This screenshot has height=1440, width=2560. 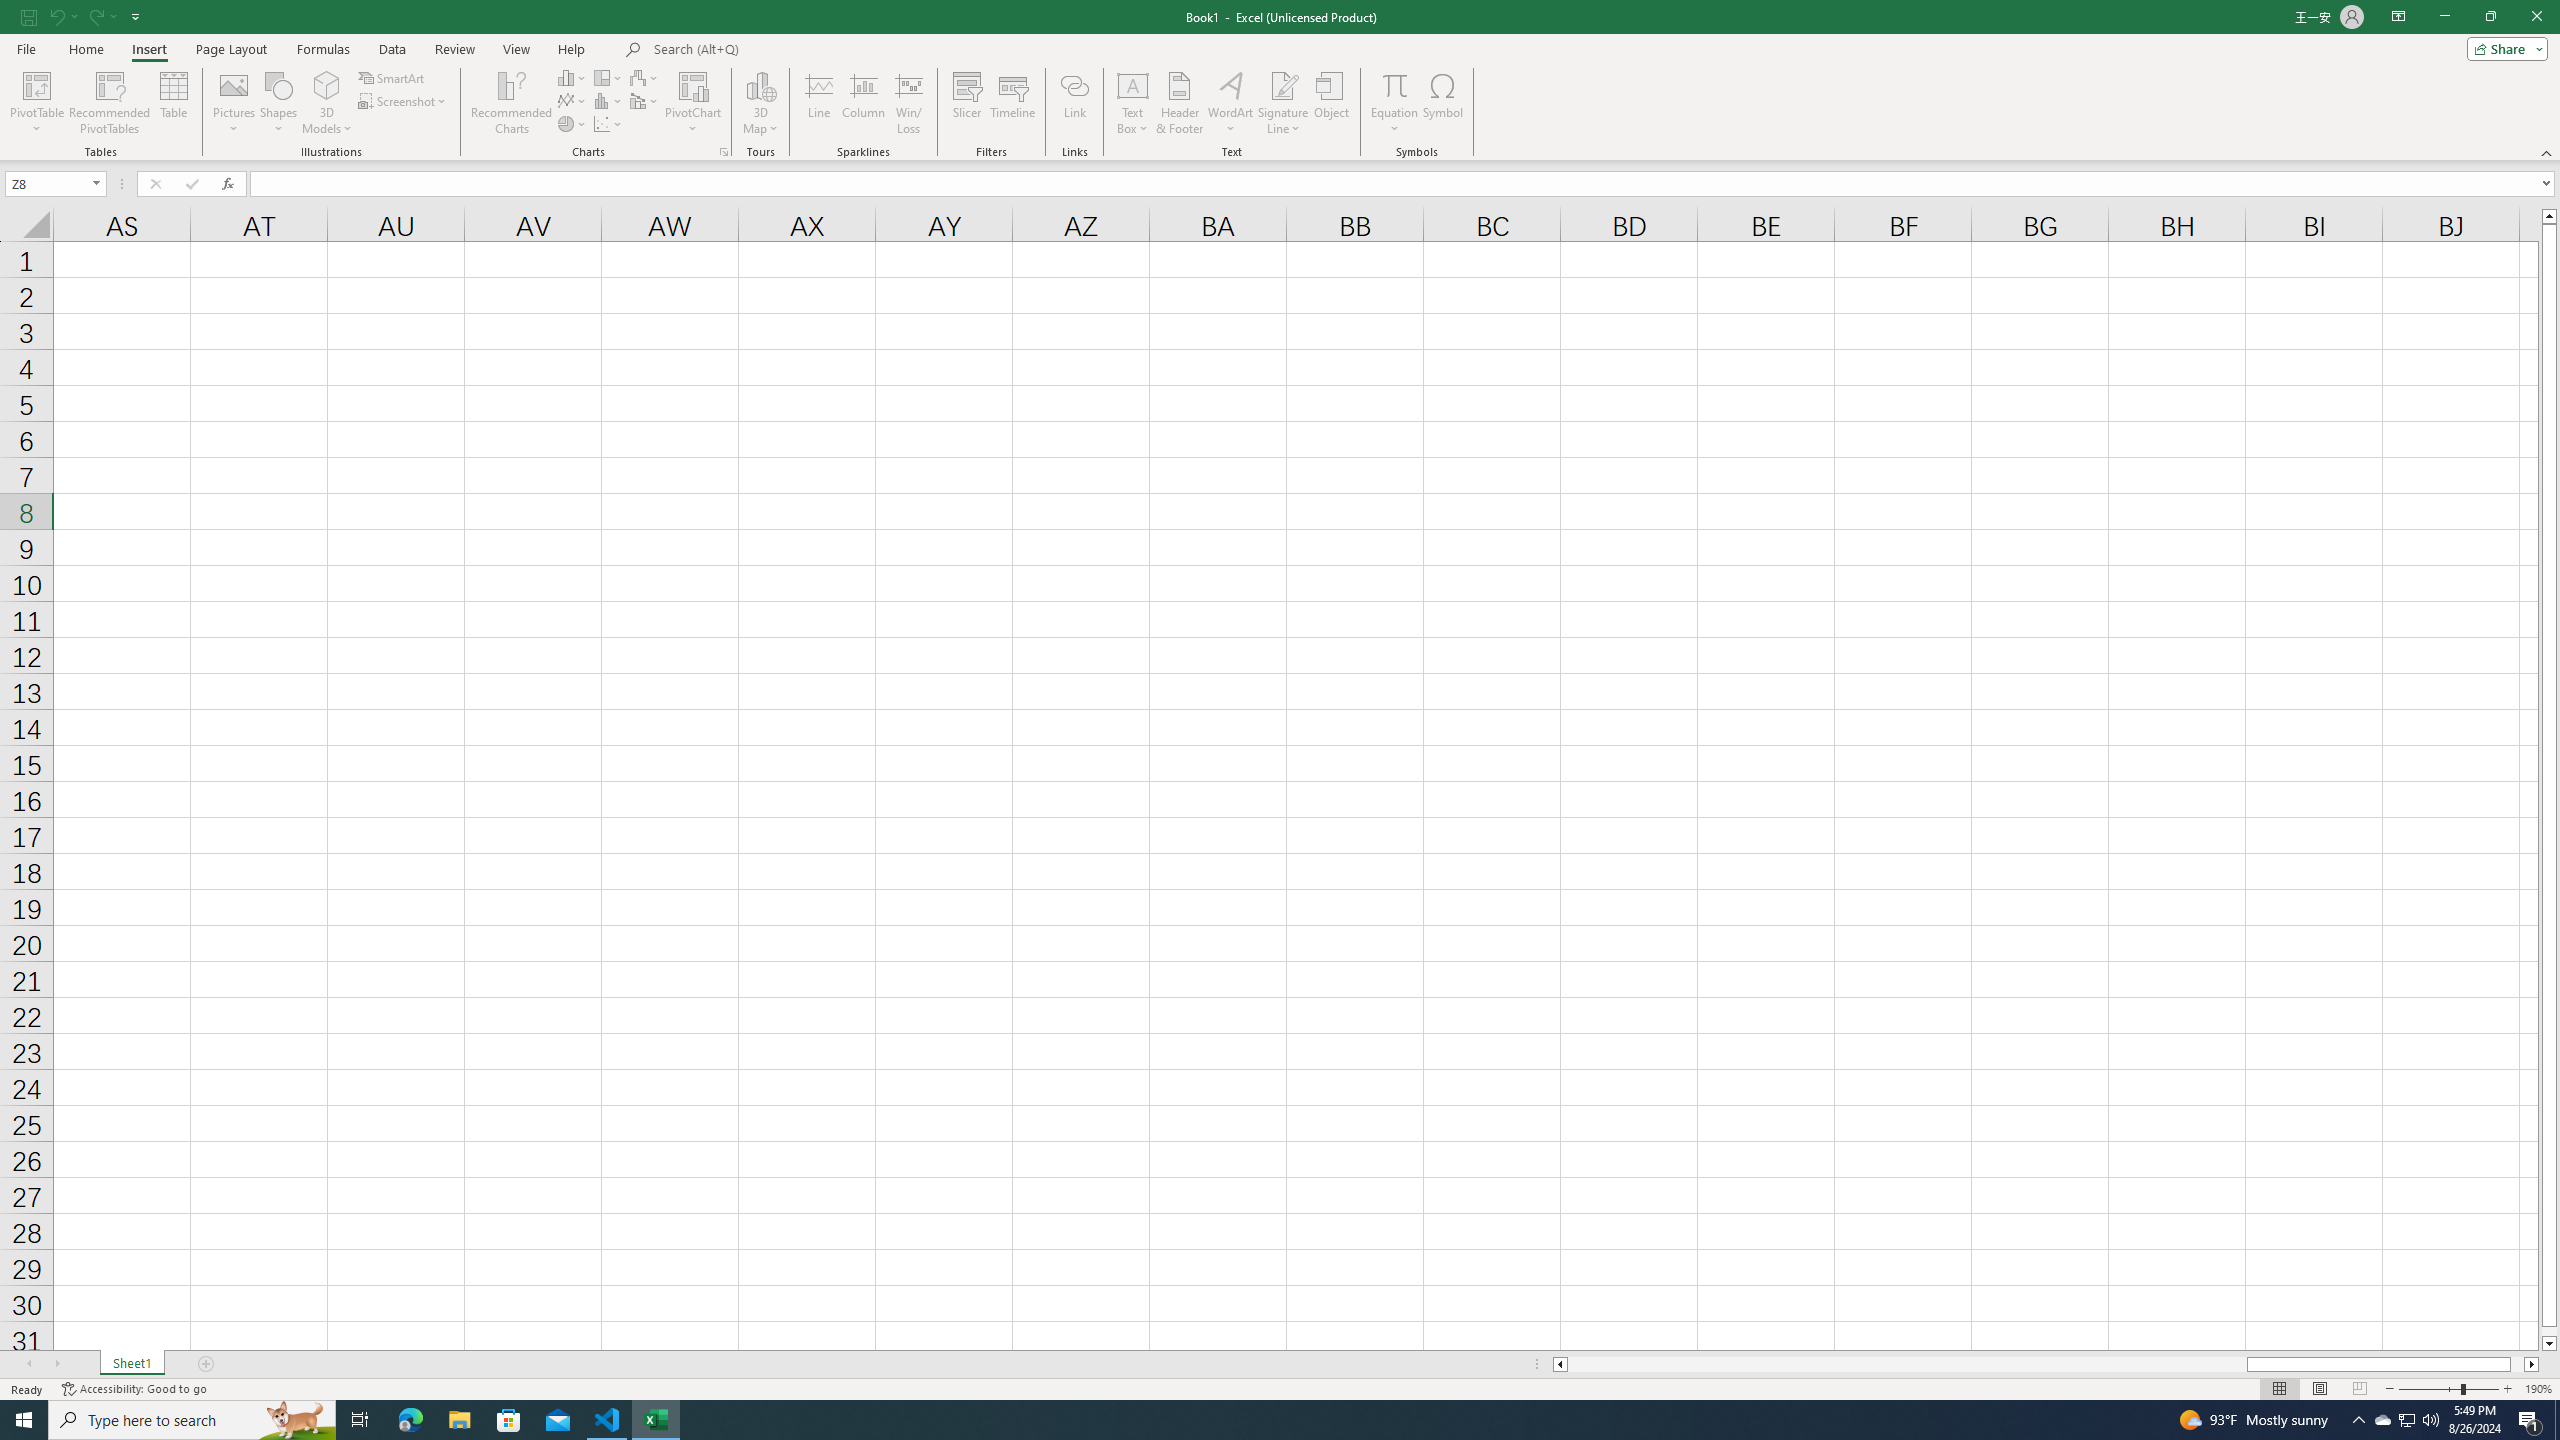 I want to click on 'Recommended PivotTables', so click(x=110, y=103).